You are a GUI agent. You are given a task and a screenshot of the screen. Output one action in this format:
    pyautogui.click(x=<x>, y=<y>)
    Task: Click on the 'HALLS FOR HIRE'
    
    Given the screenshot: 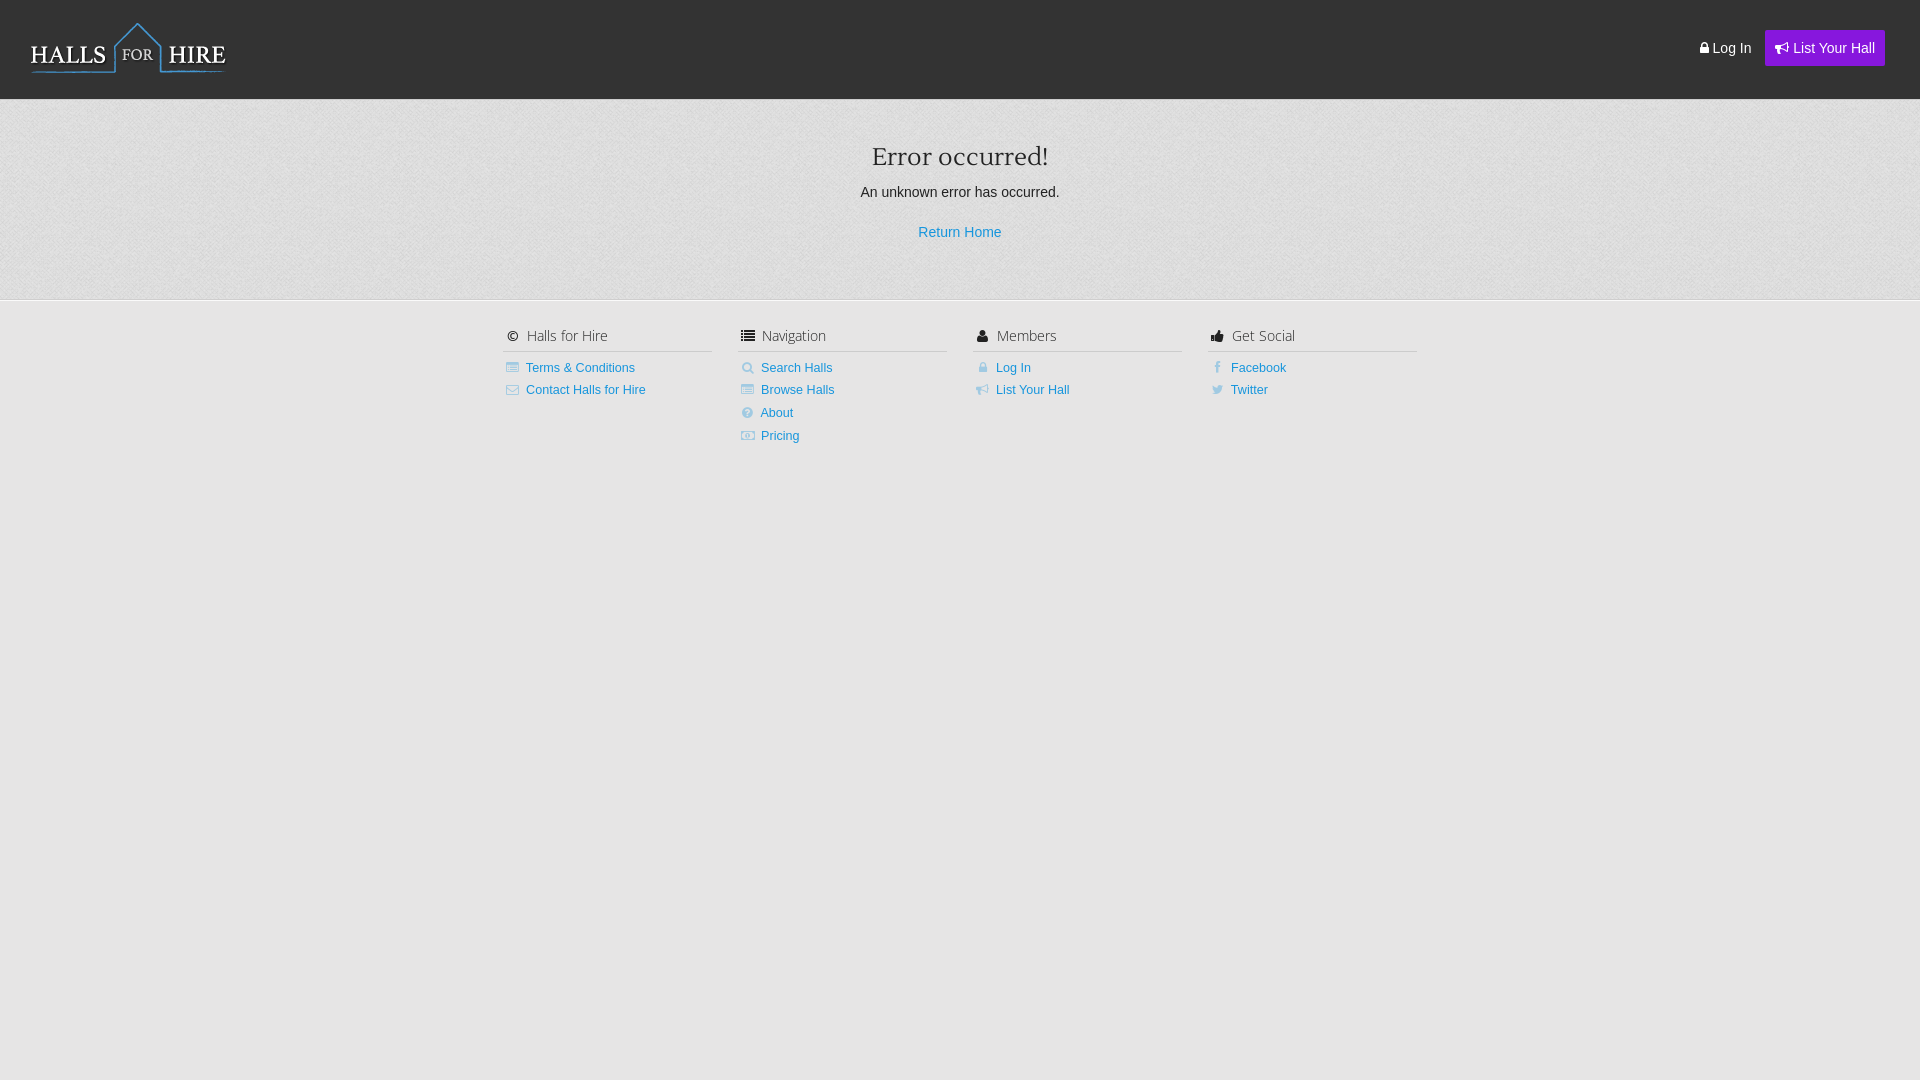 What is the action you would take?
    pyautogui.click(x=29, y=46)
    